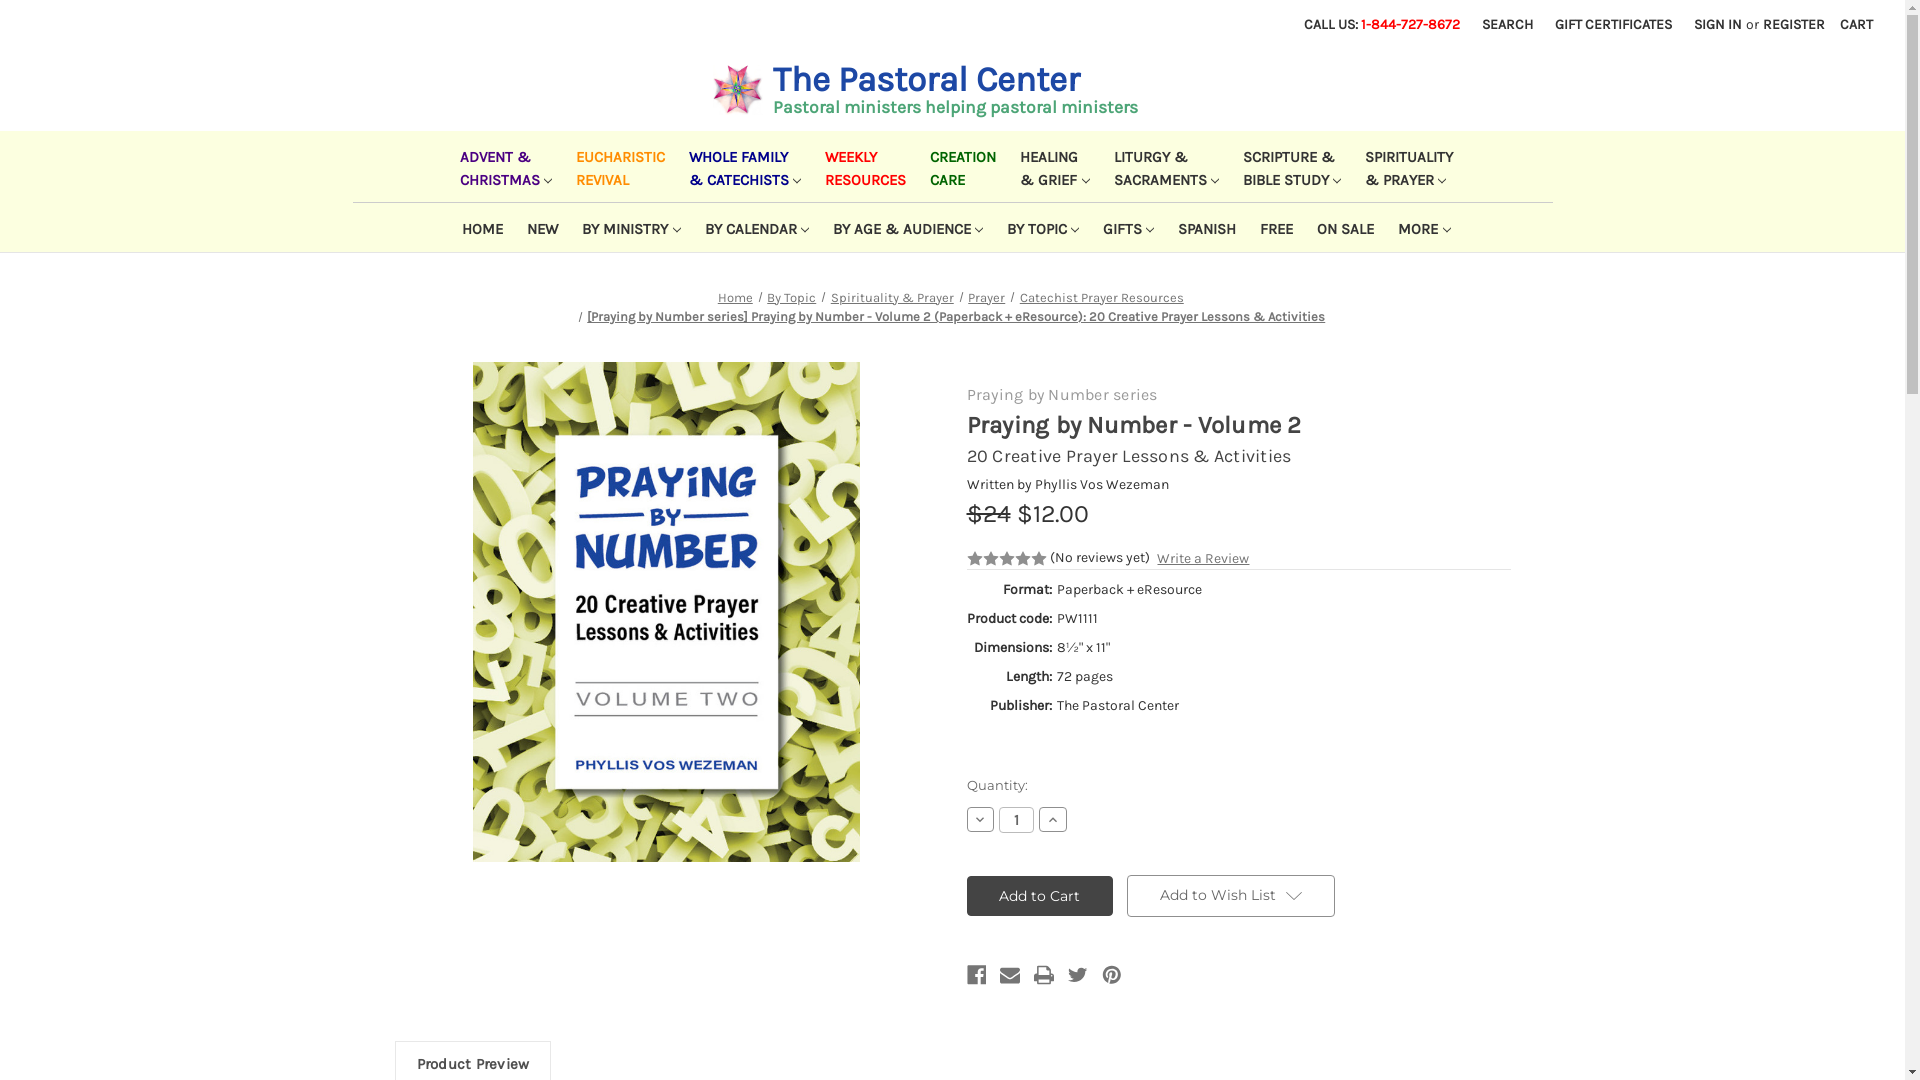  What do you see at coordinates (986, 297) in the screenshot?
I see `'Prayer'` at bounding box center [986, 297].